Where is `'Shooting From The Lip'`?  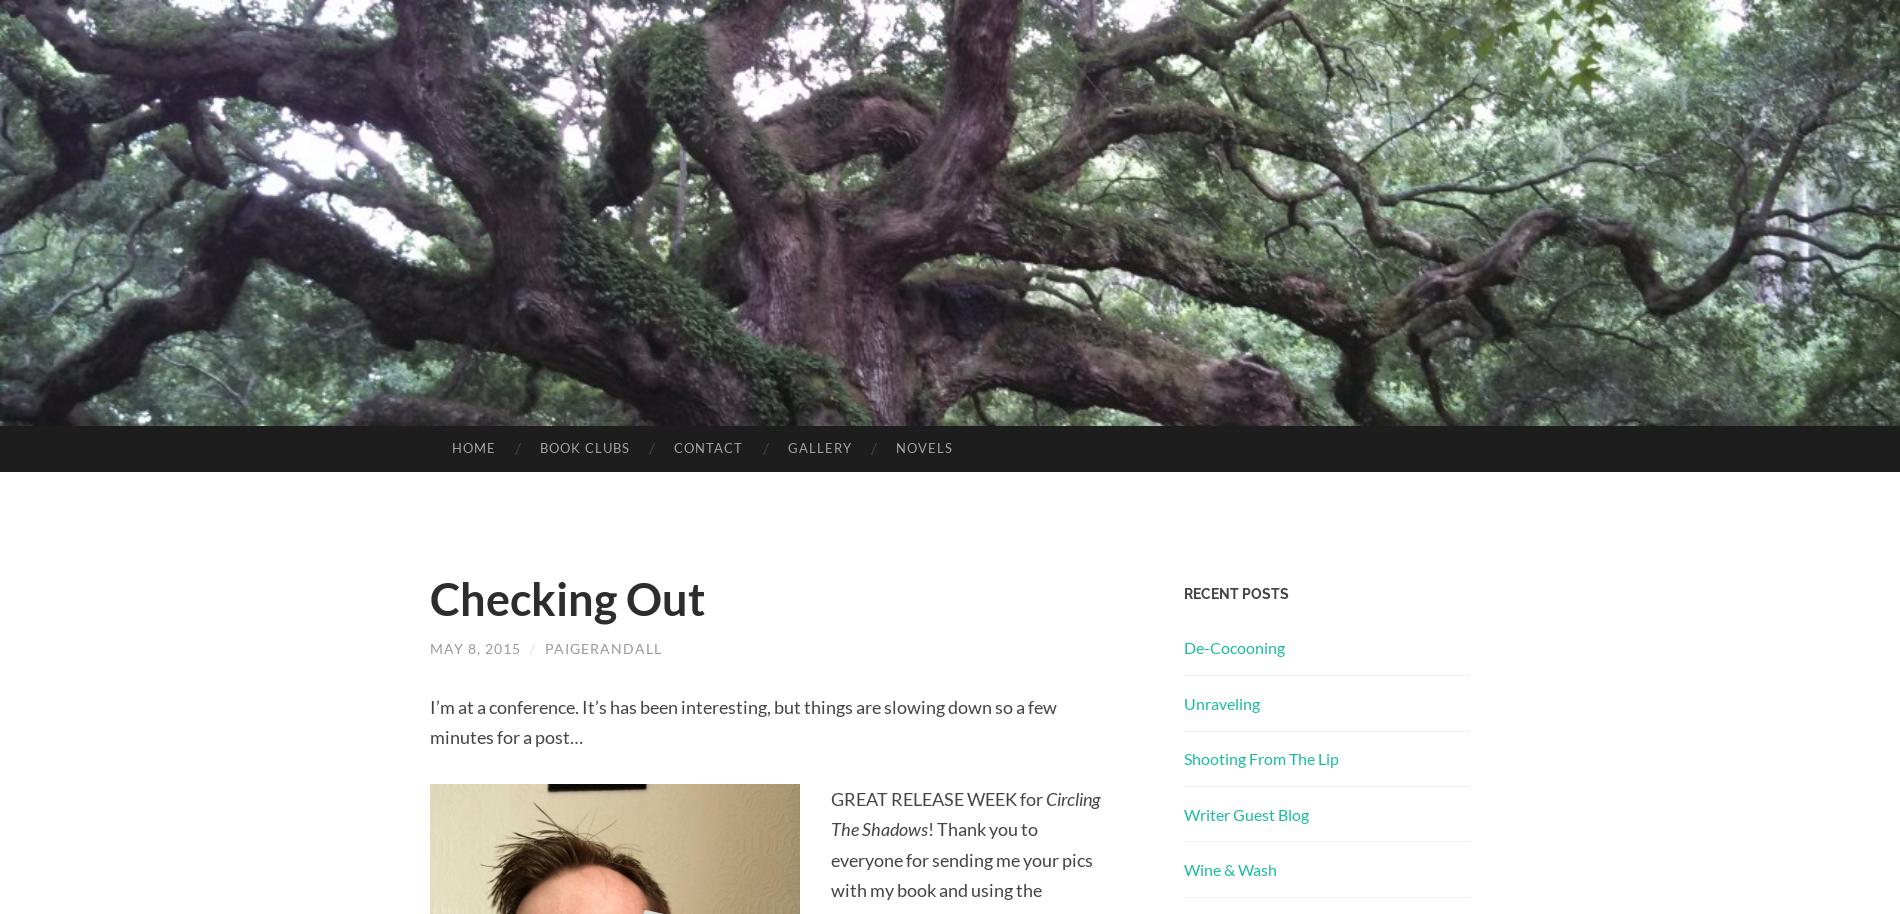 'Shooting From The Lip' is located at coordinates (1260, 758).